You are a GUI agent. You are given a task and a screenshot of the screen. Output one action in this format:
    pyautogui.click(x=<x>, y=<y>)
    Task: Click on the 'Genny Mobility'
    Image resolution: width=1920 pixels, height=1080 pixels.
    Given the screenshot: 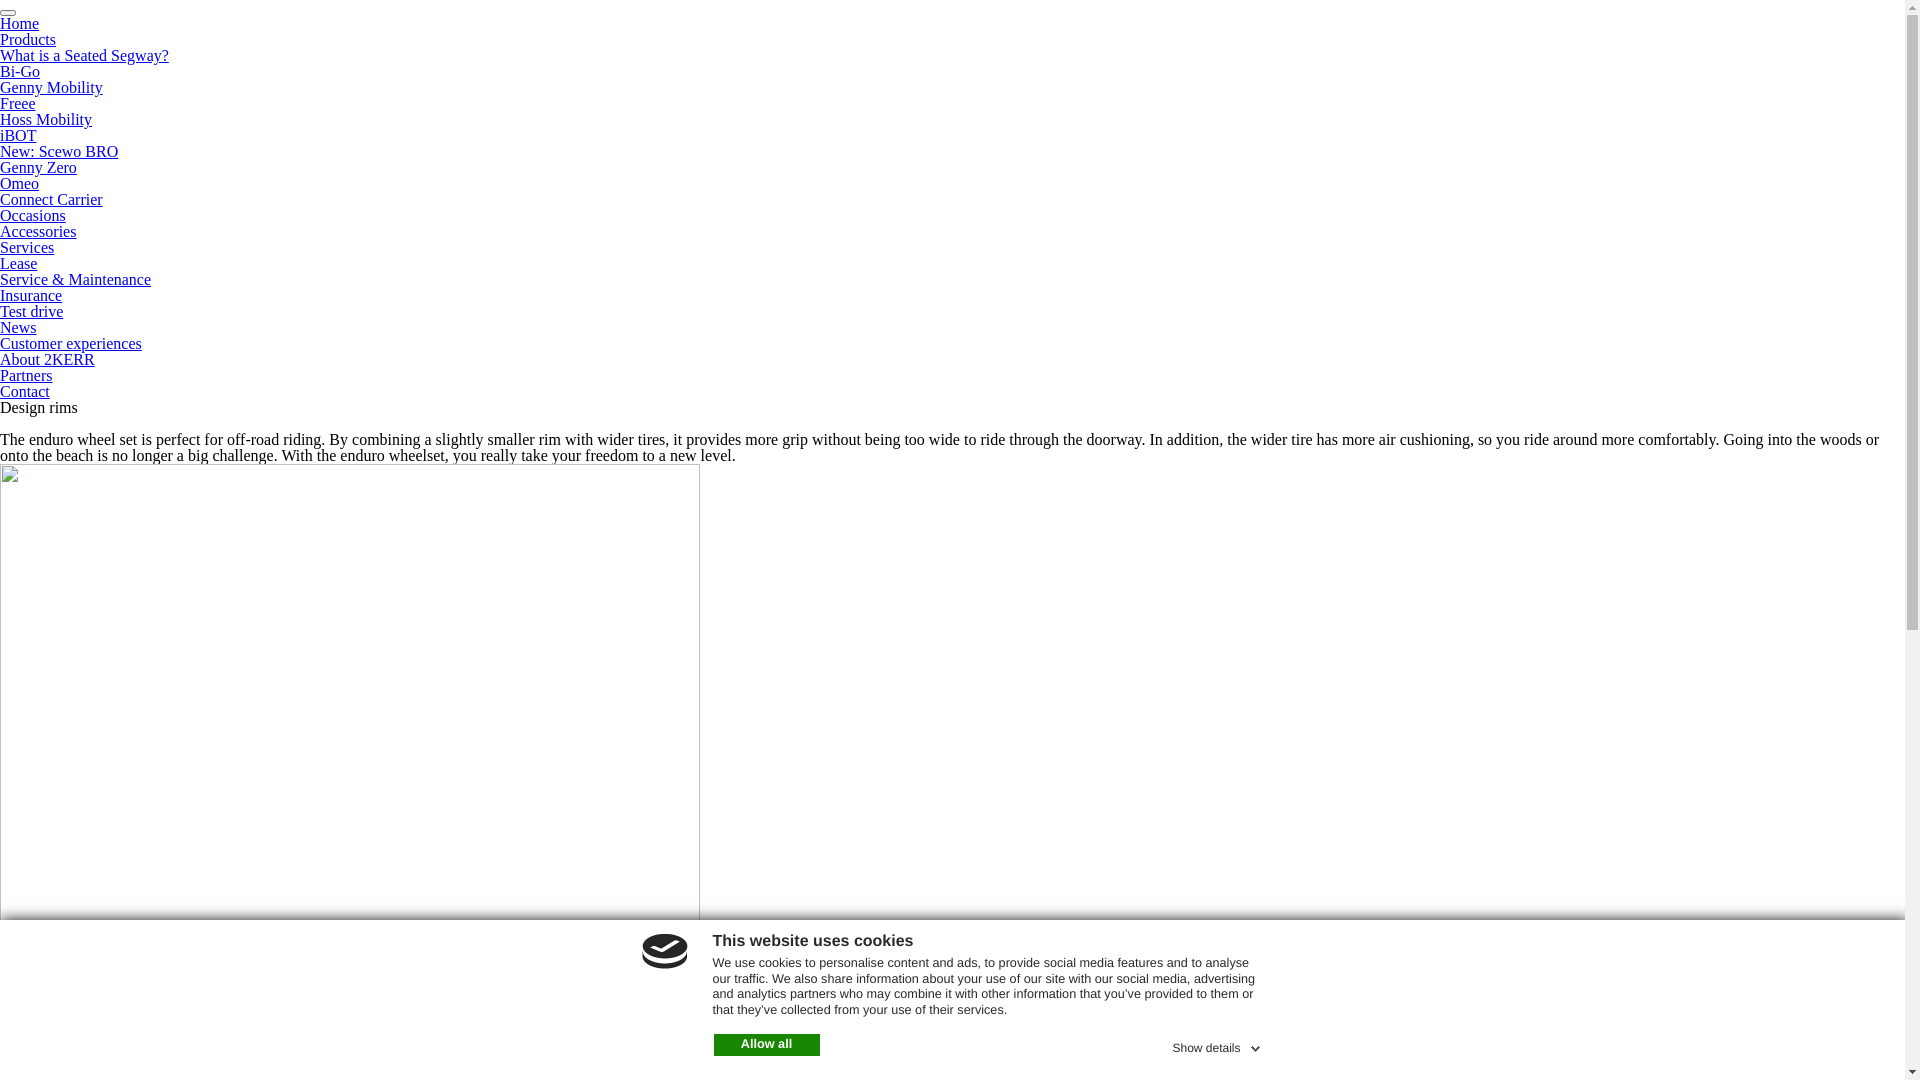 What is the action you would take?
    pyautogui.click(x=51, y=86)
    